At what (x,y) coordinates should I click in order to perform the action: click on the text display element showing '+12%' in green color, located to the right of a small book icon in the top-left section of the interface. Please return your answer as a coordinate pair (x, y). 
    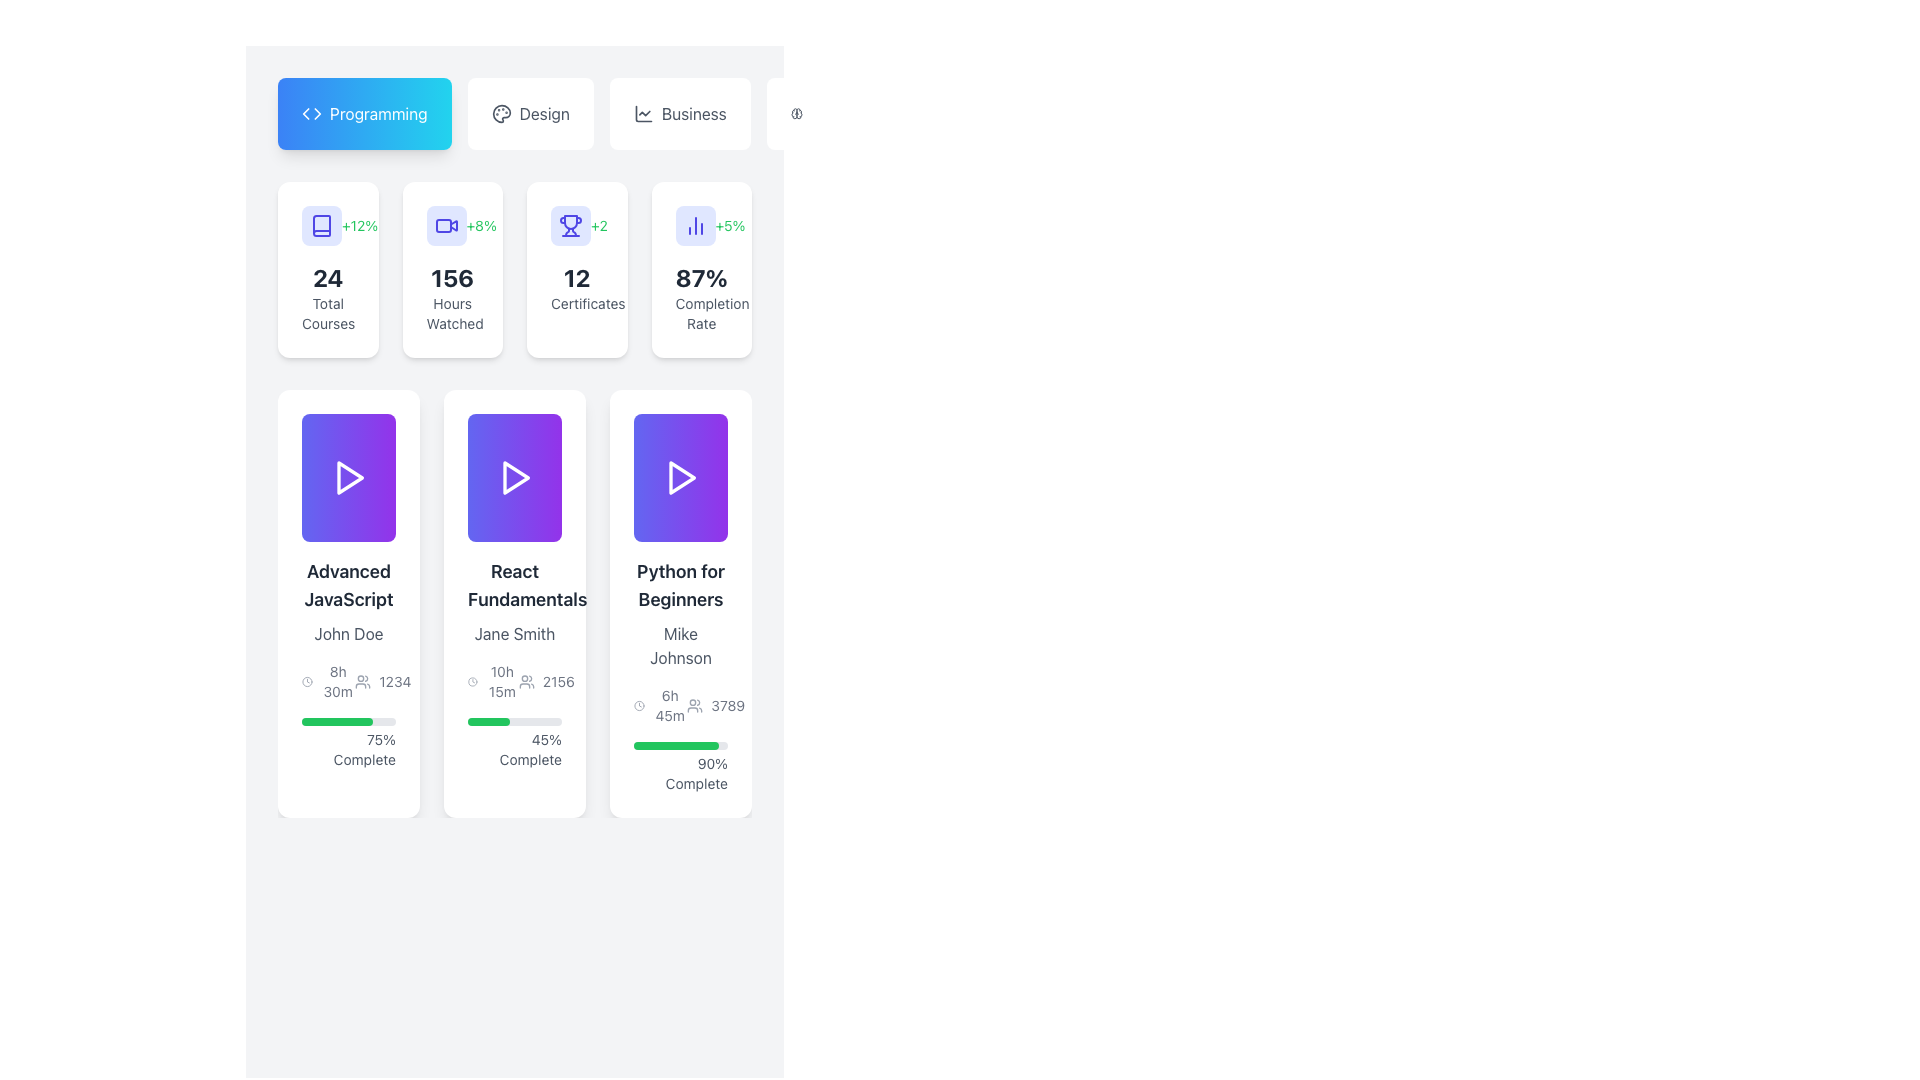
    Looking at the image, I should click on (360, 225).